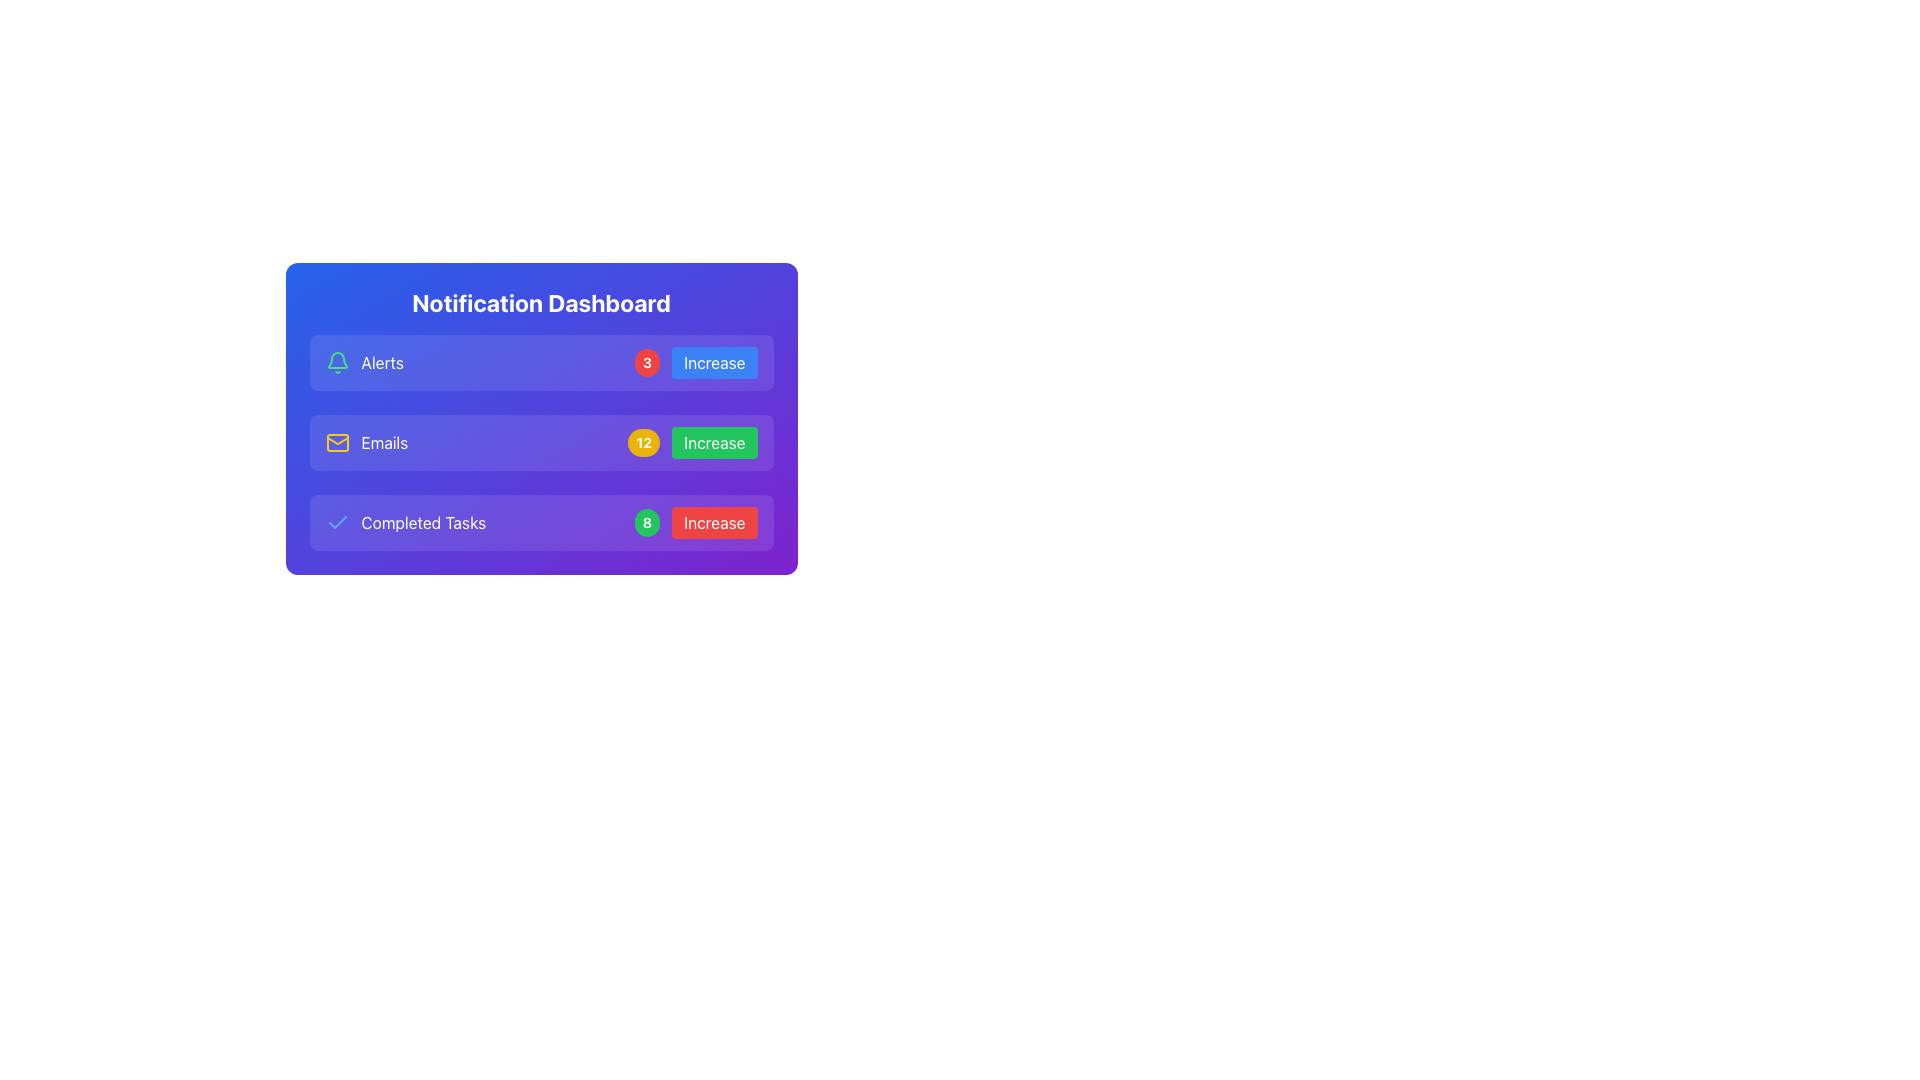  Describe the element at coordinates (541, 522) in the screenshot. I see `the UI card displaying completed tasks summary with an 'Increase' button, located in the Notification Dashboard below 'Emails'` at that location.